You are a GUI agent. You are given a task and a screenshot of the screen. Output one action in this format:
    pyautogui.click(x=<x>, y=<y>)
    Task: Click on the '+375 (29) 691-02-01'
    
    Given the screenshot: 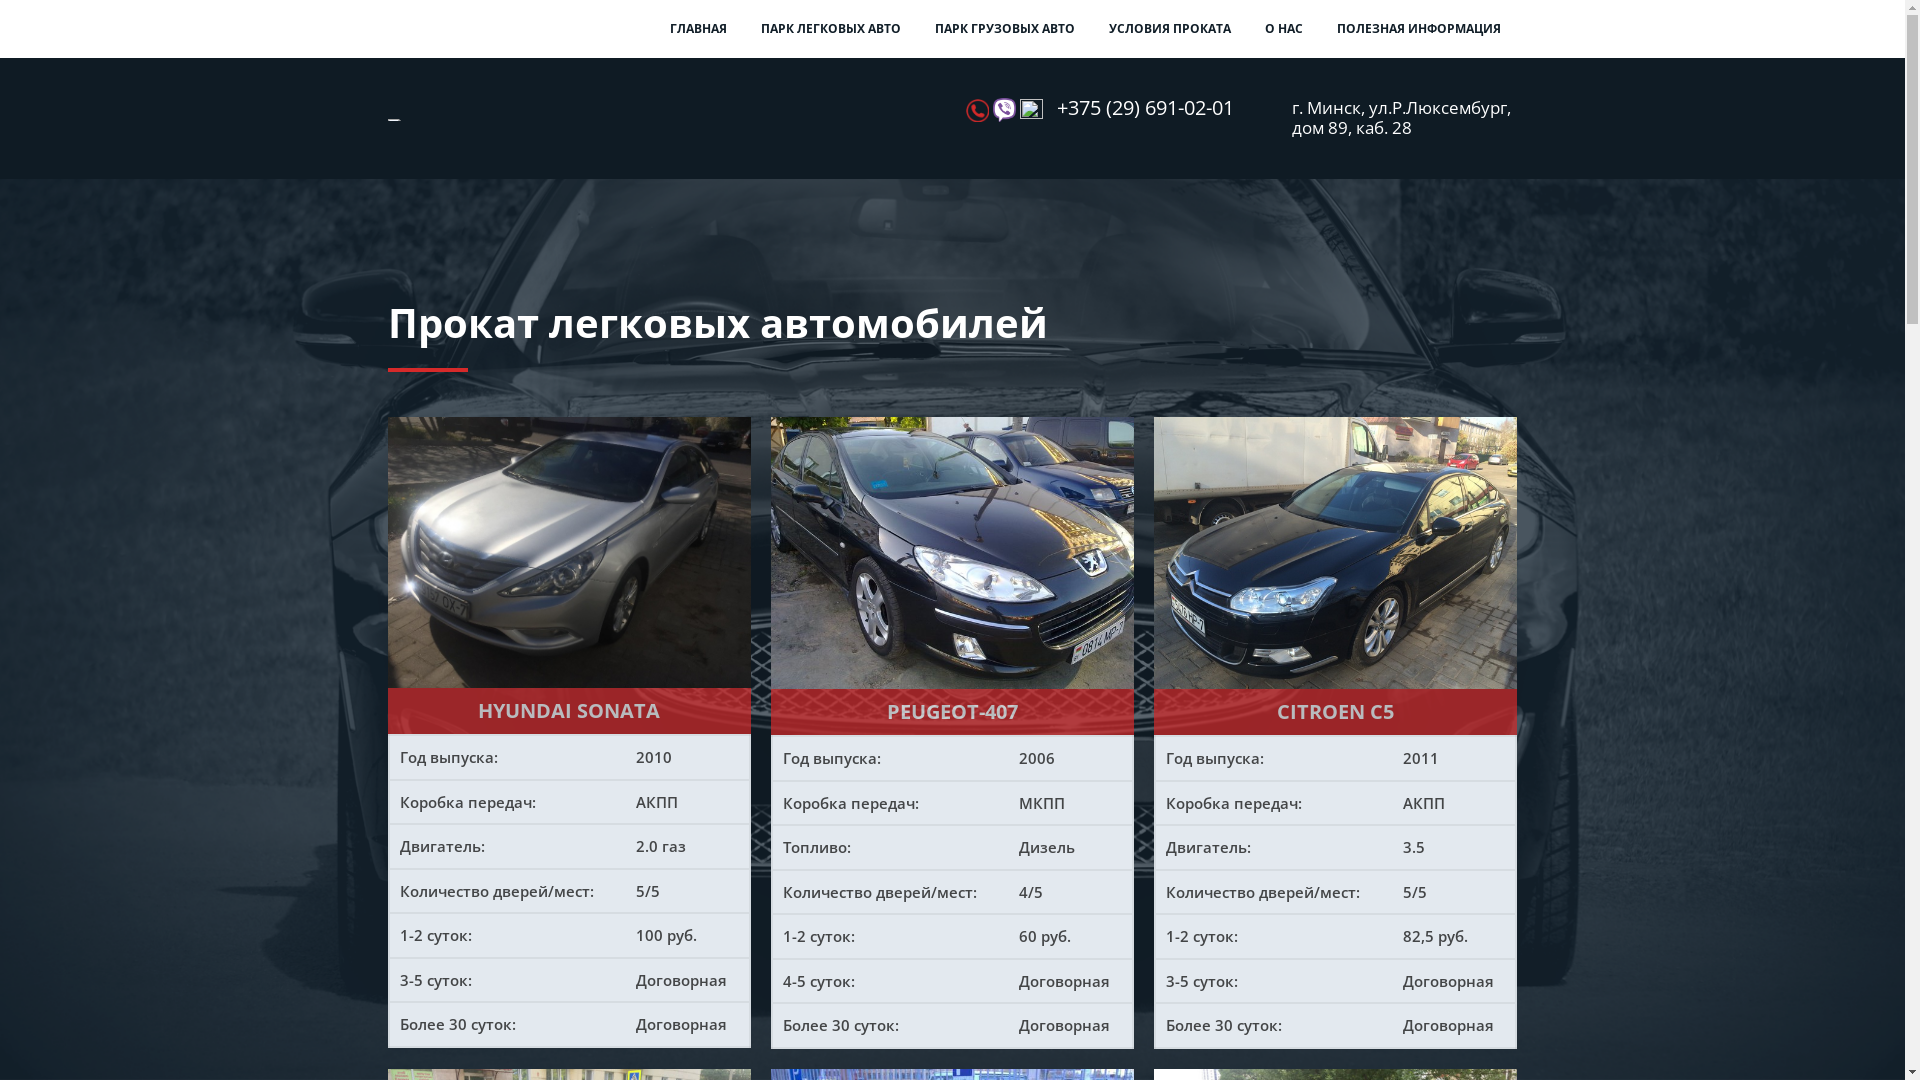 What is the action you would take?
    pyautogui.click(x=1145, y=108)
    